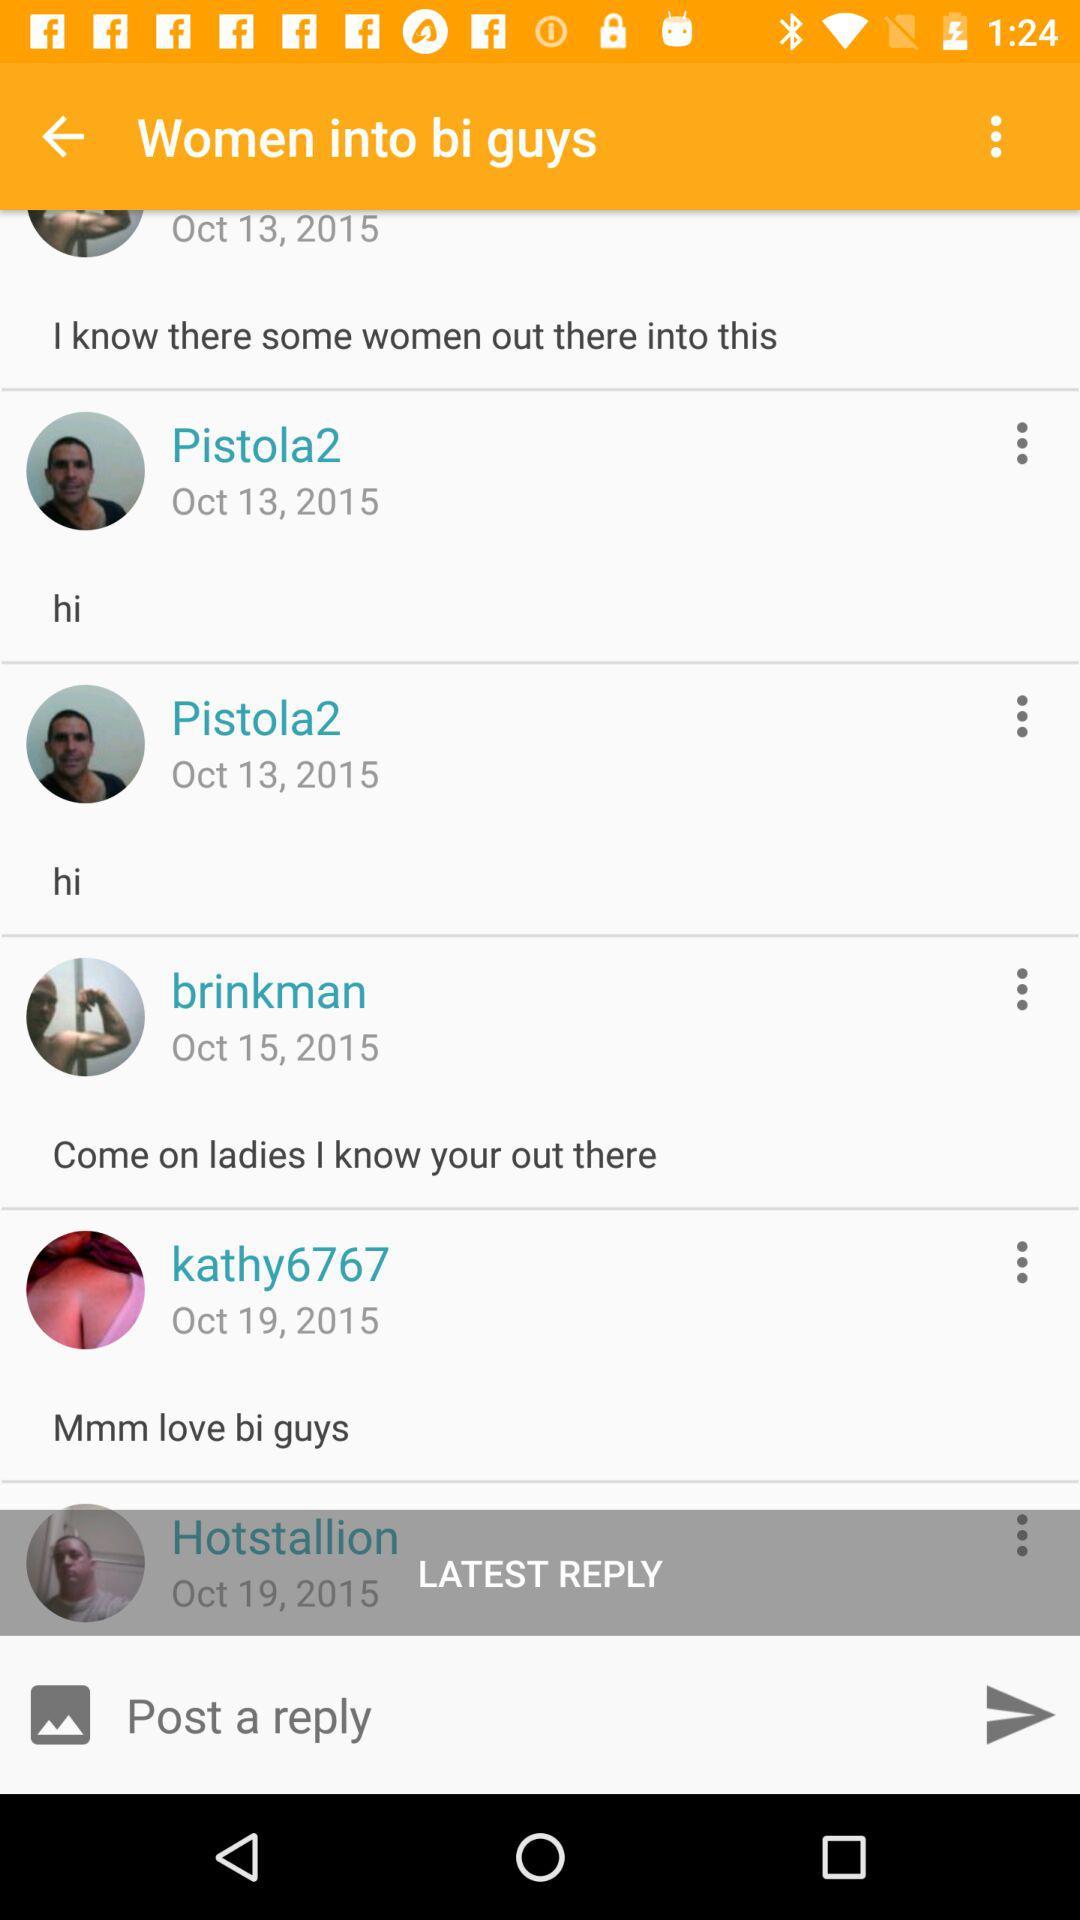  What do you see at coordinates (84, 1290) in the screenshot?
I see `this user 's profile` at bounding box center [84, 1290].